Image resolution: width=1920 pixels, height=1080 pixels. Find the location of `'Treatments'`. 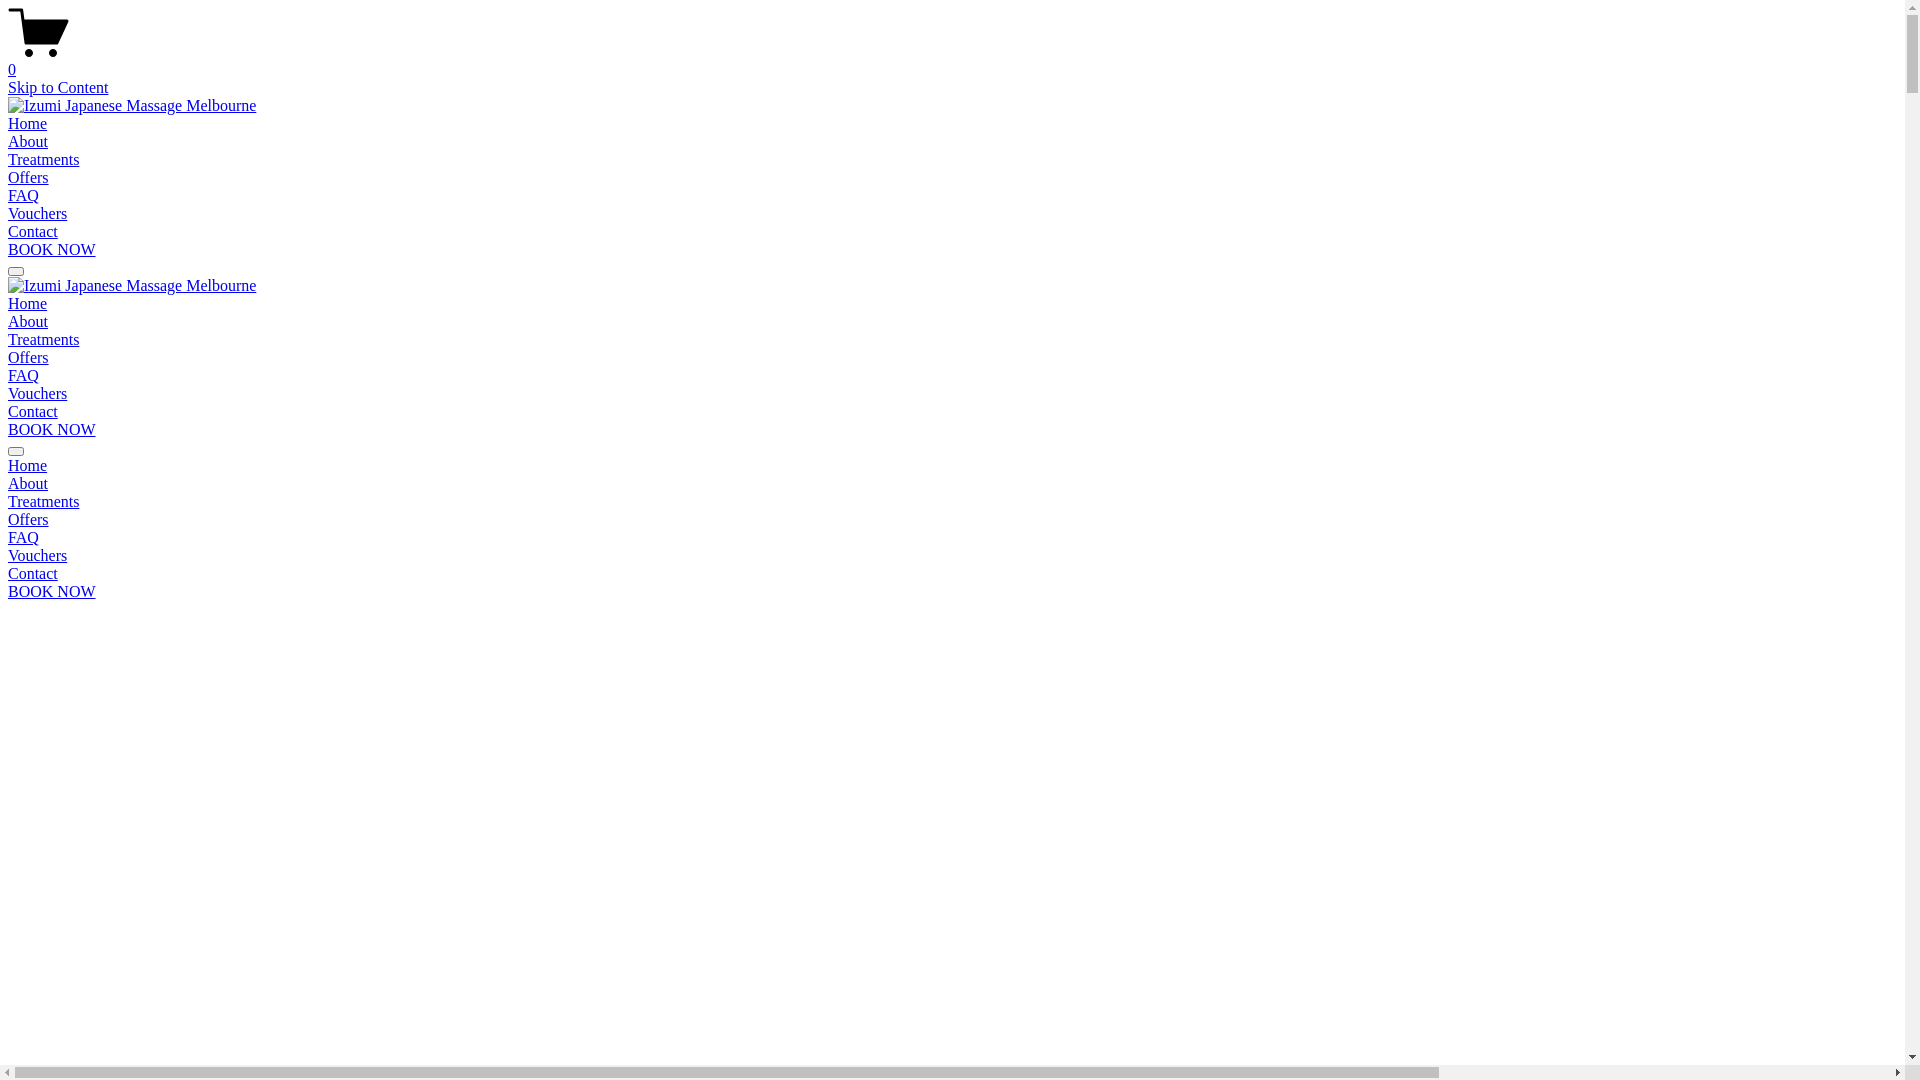

'Treatments' is located at coordinates (951, 500).